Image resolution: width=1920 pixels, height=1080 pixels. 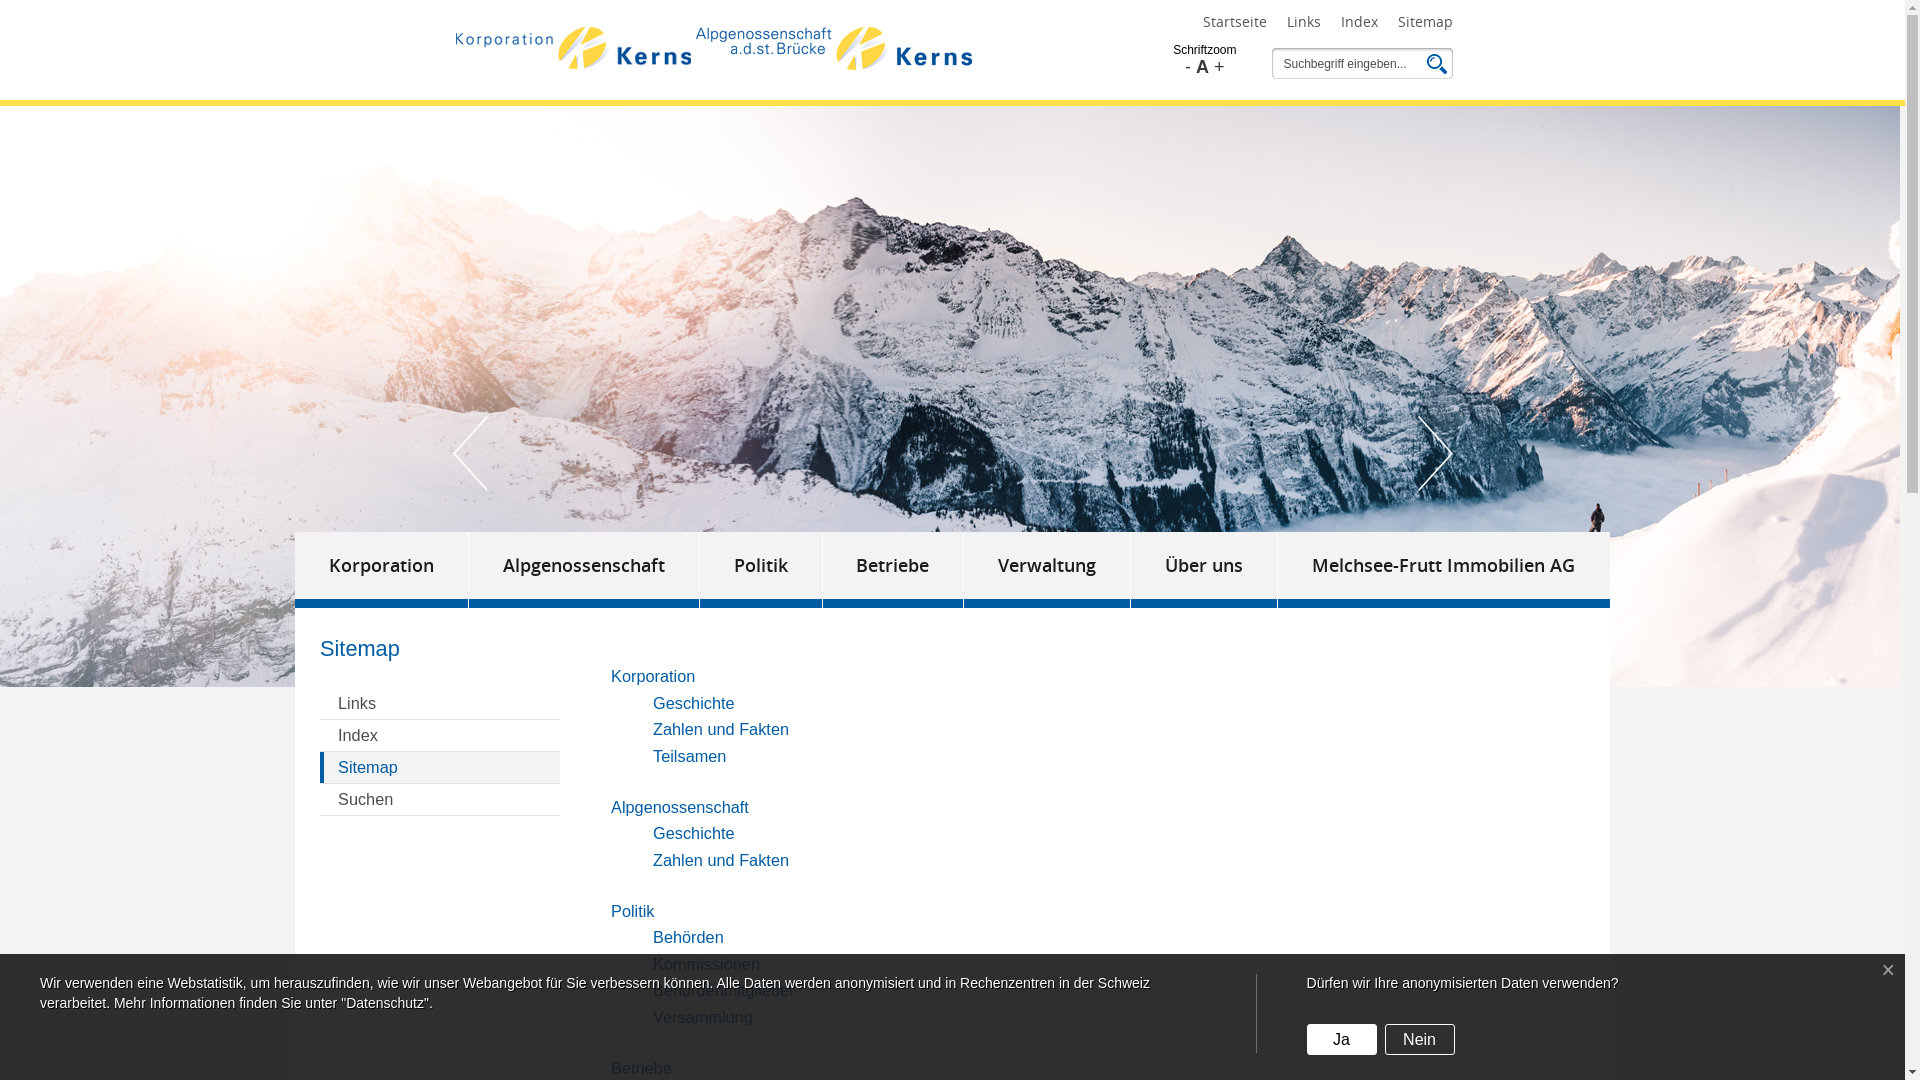 What do you see at coordinates (641, 1066) in the screenshot?
I see `'Betriebe'` at bounding box center [641, 1066].